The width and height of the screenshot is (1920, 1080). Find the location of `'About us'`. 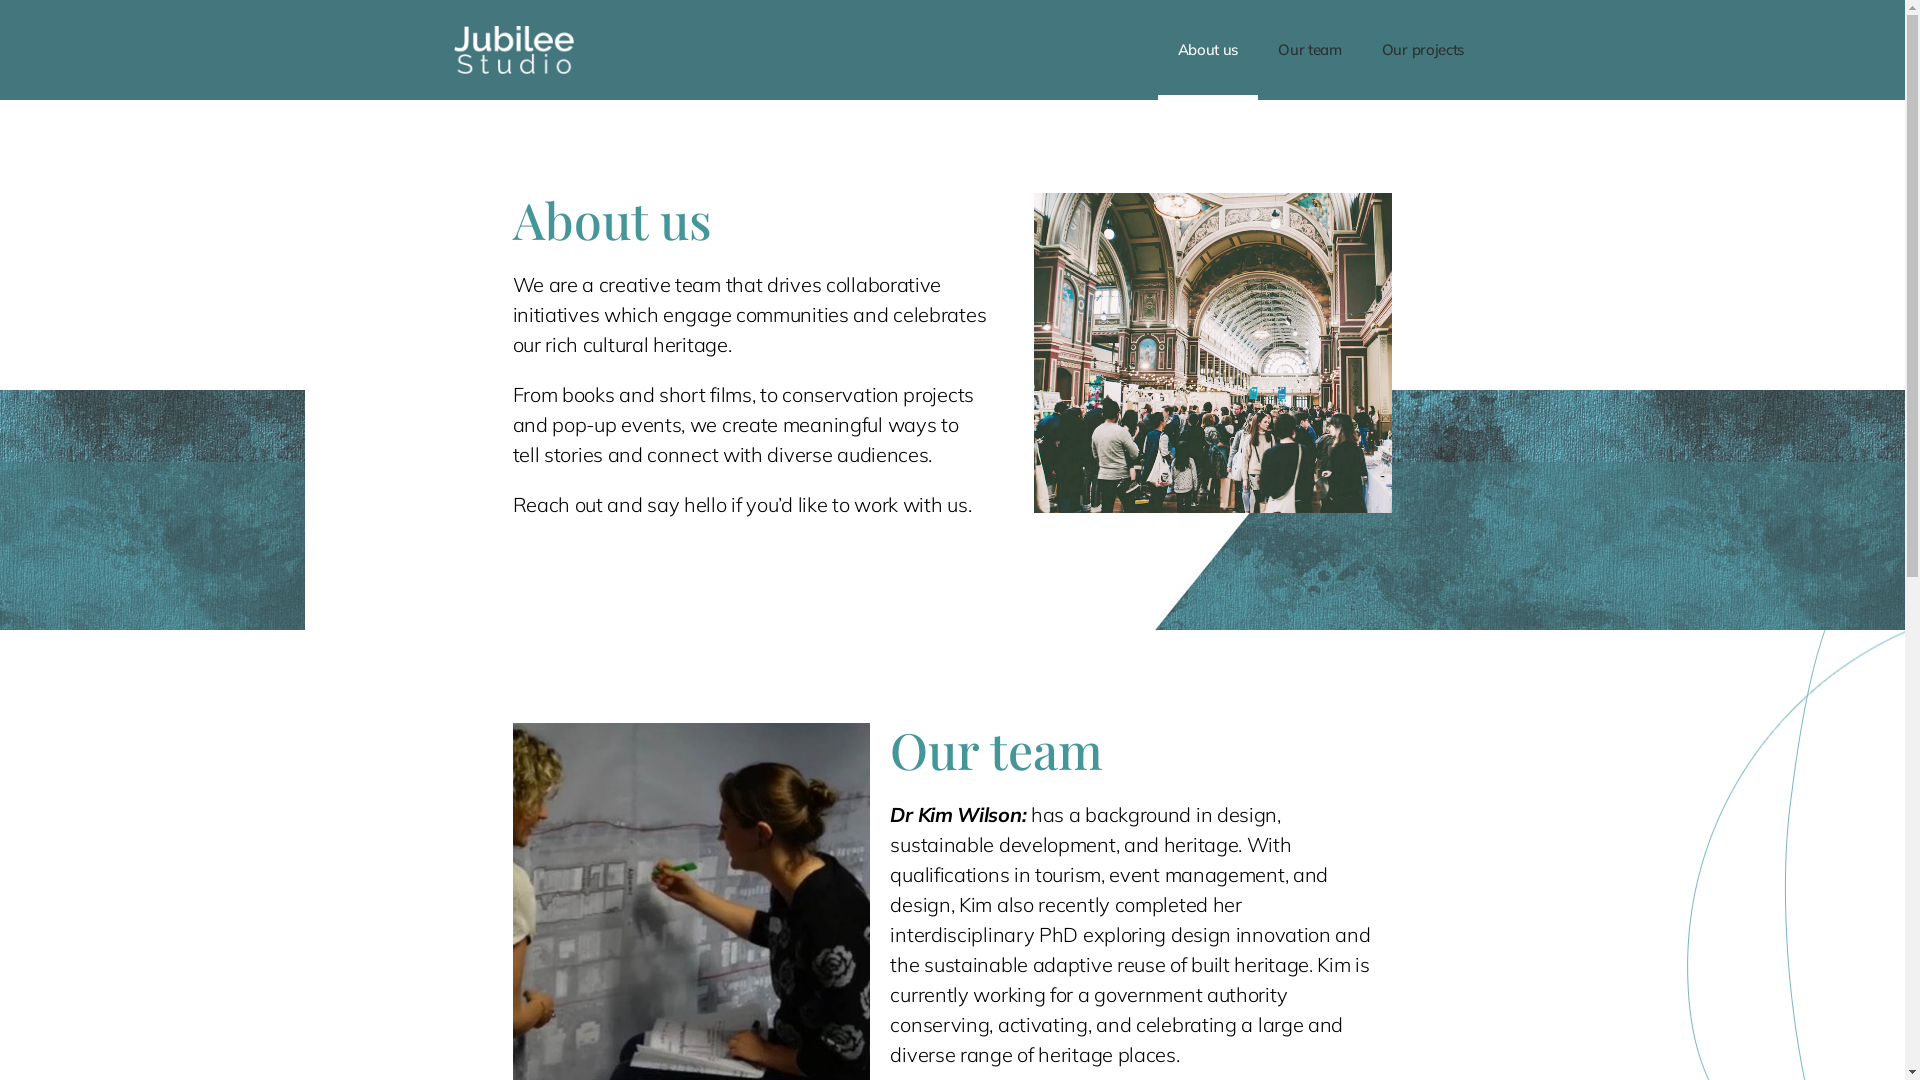

'About us' is located at coordinates (1207, 49).